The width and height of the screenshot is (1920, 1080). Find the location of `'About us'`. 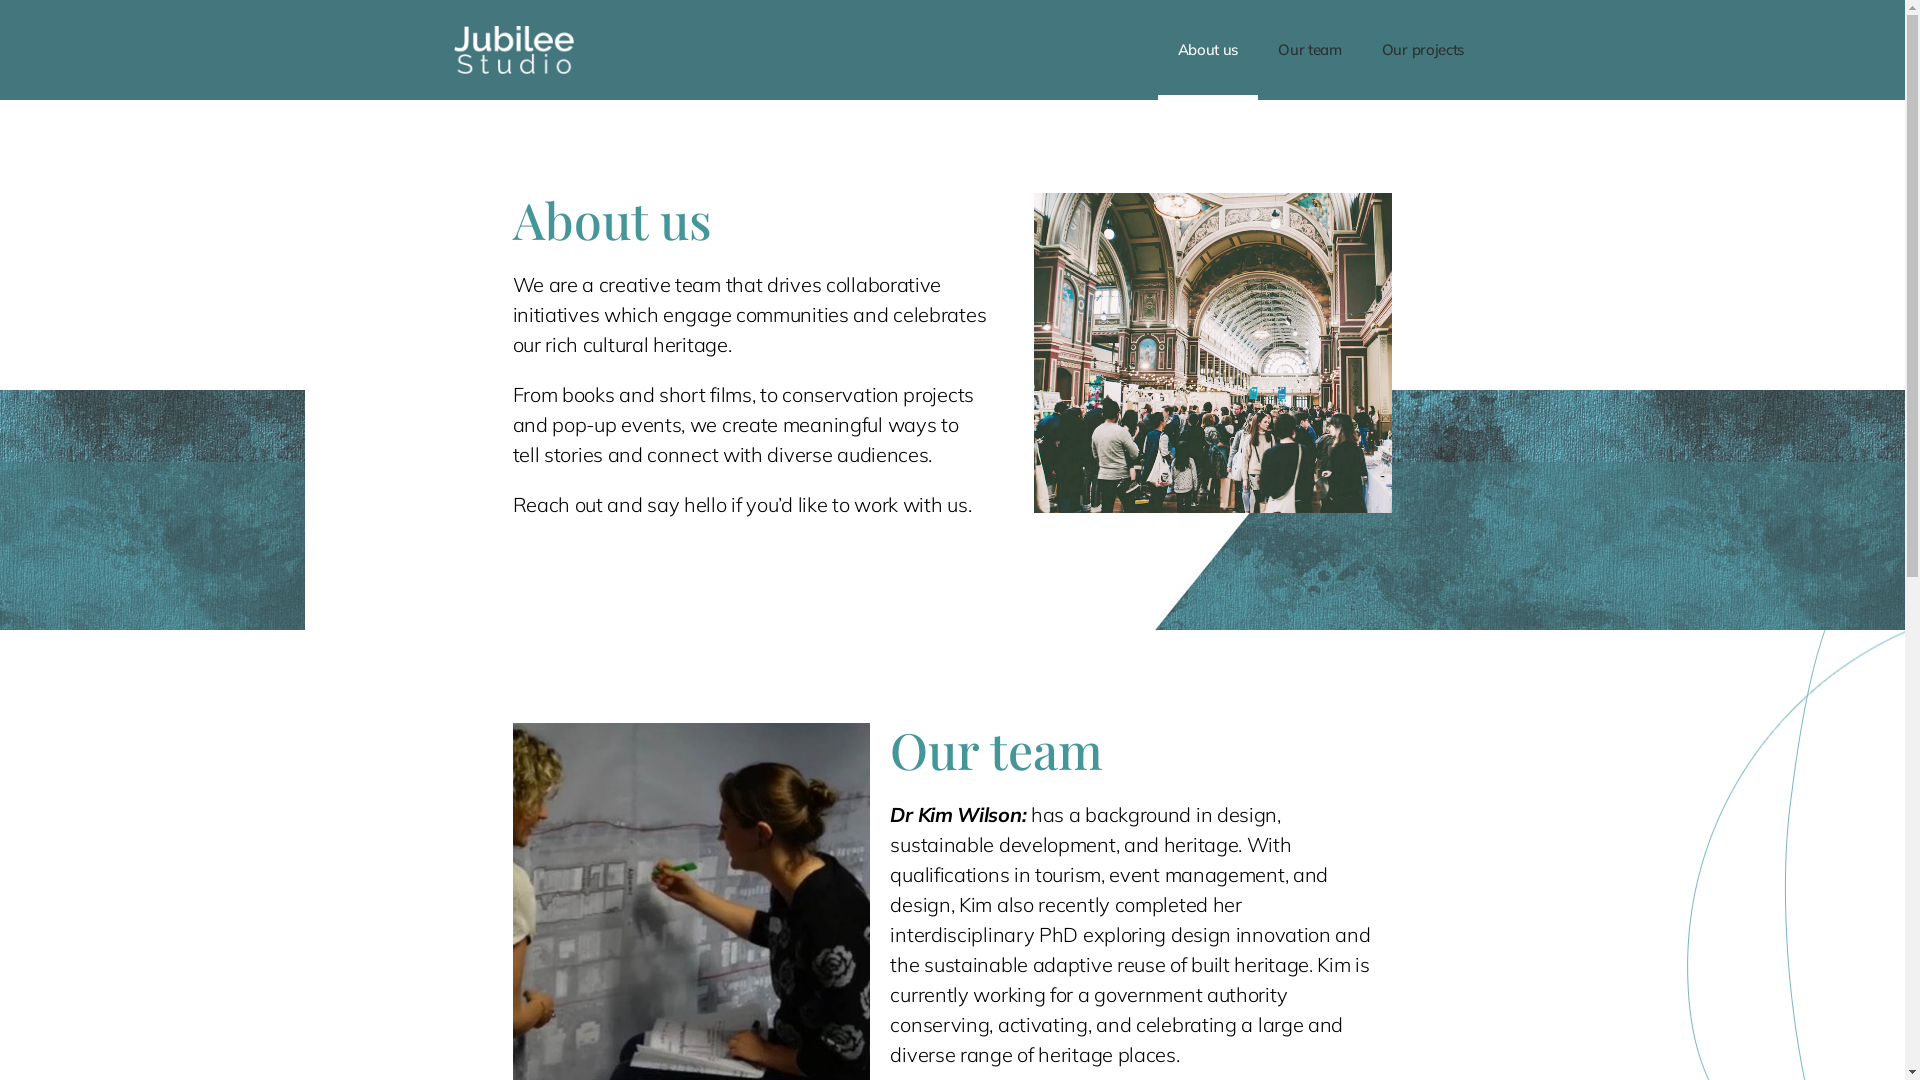

'About us' is located at coordinates (1207, 49).